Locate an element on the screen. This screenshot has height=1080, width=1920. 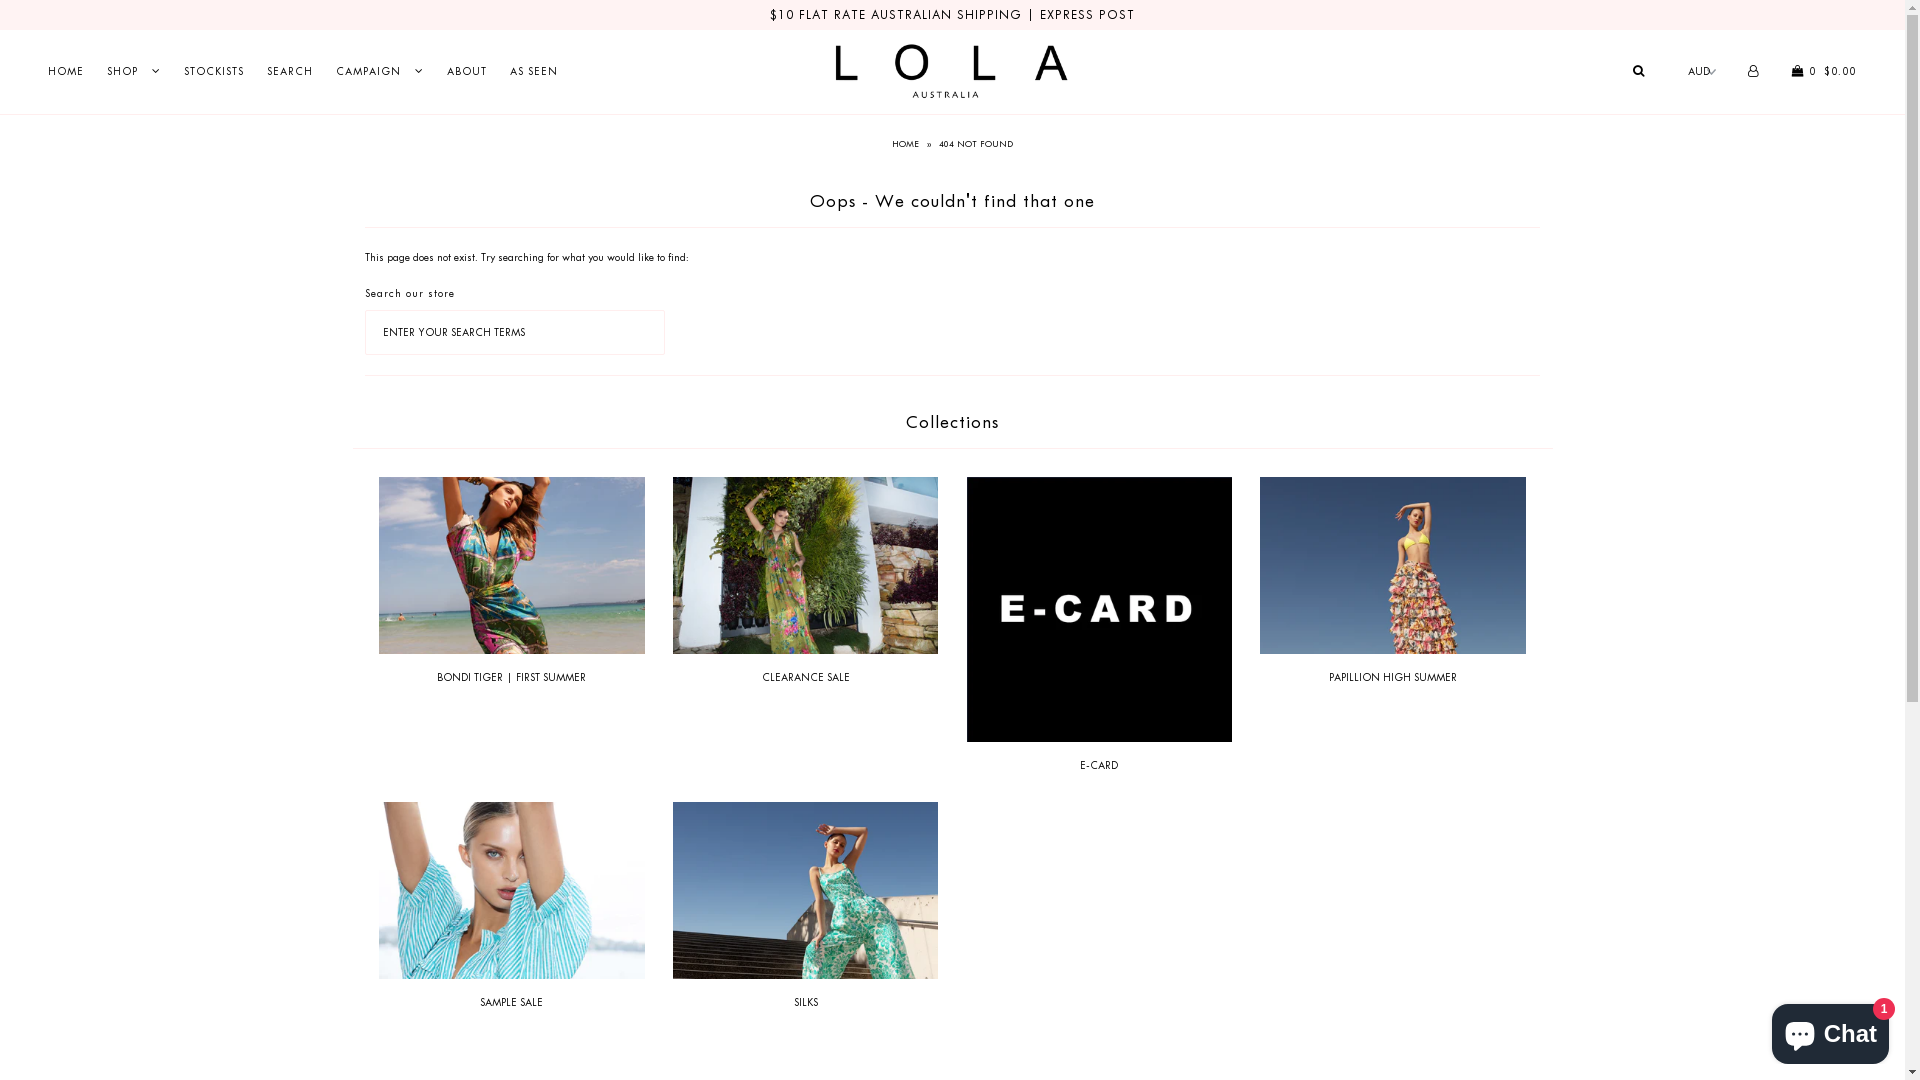
'CAMPAIGN' is located at coordinates (326, 70).